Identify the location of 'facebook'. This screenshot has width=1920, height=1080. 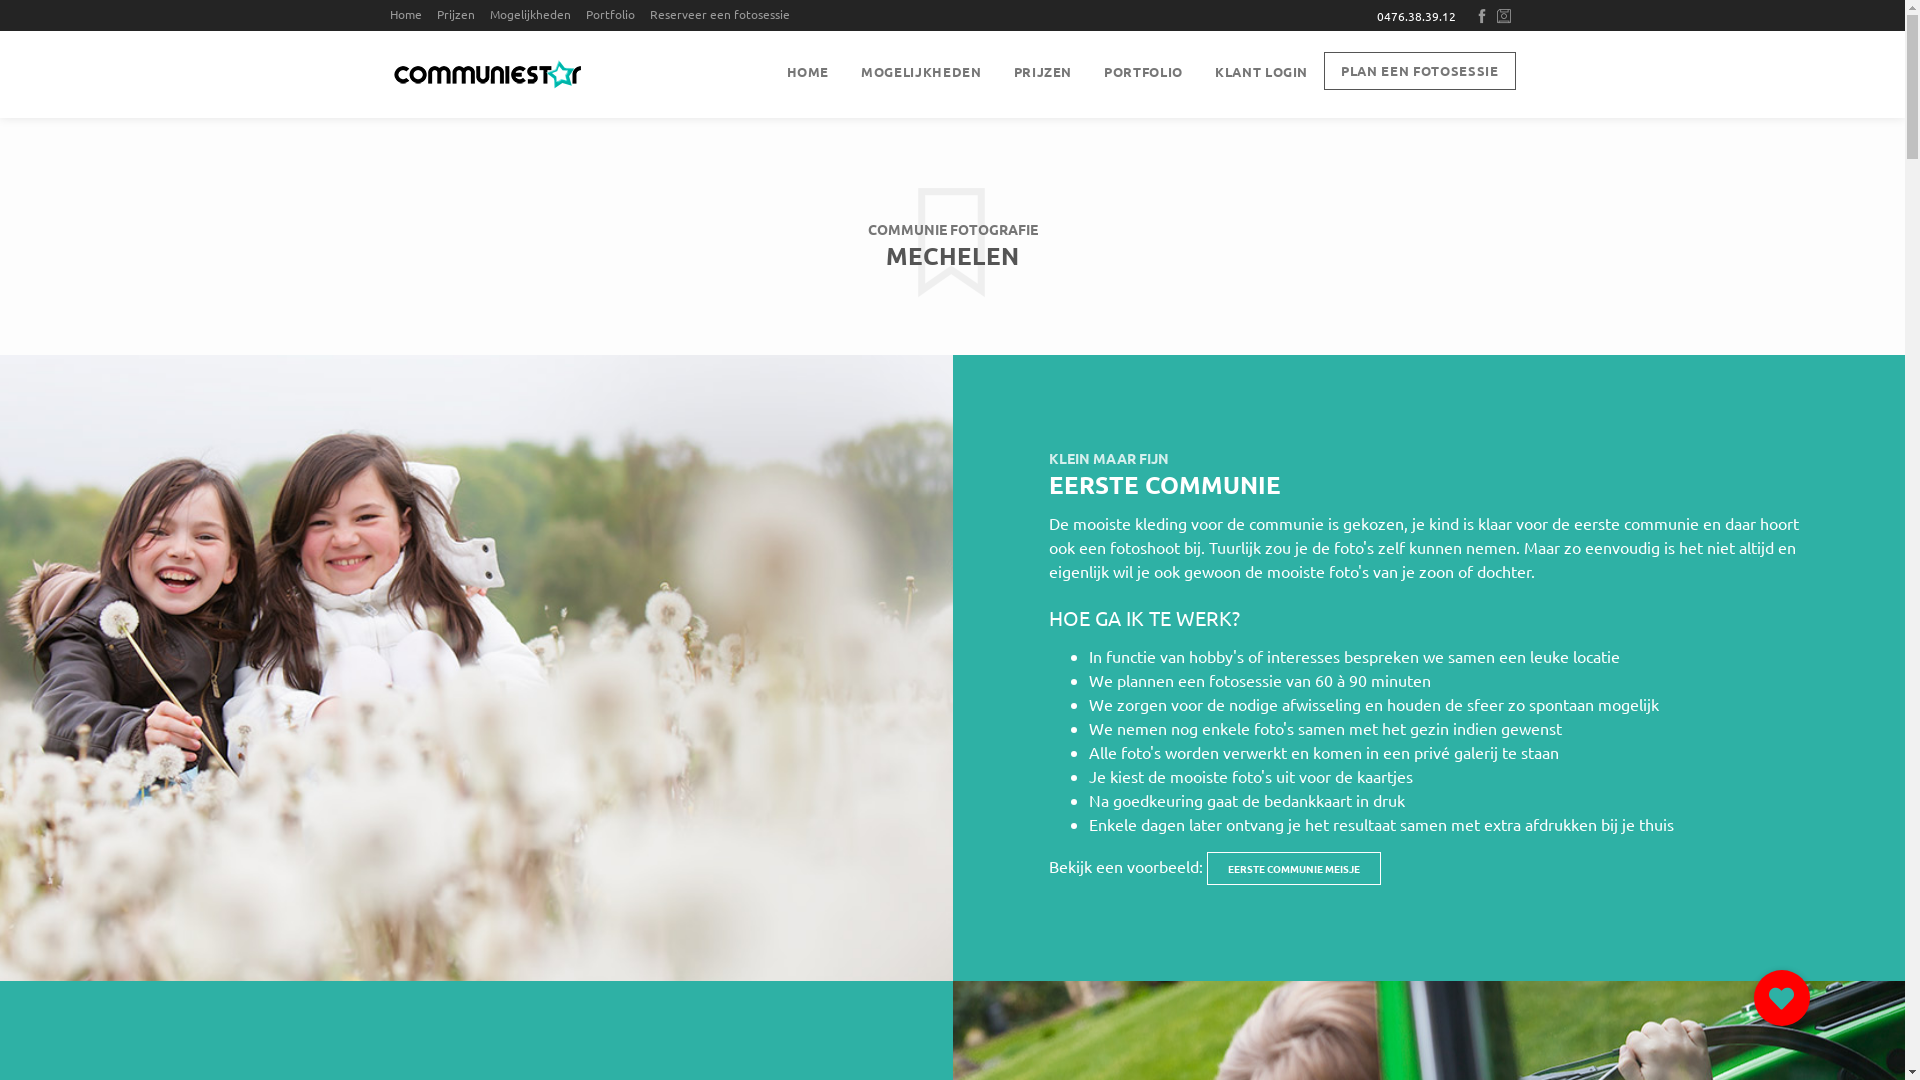
(1483, 15).